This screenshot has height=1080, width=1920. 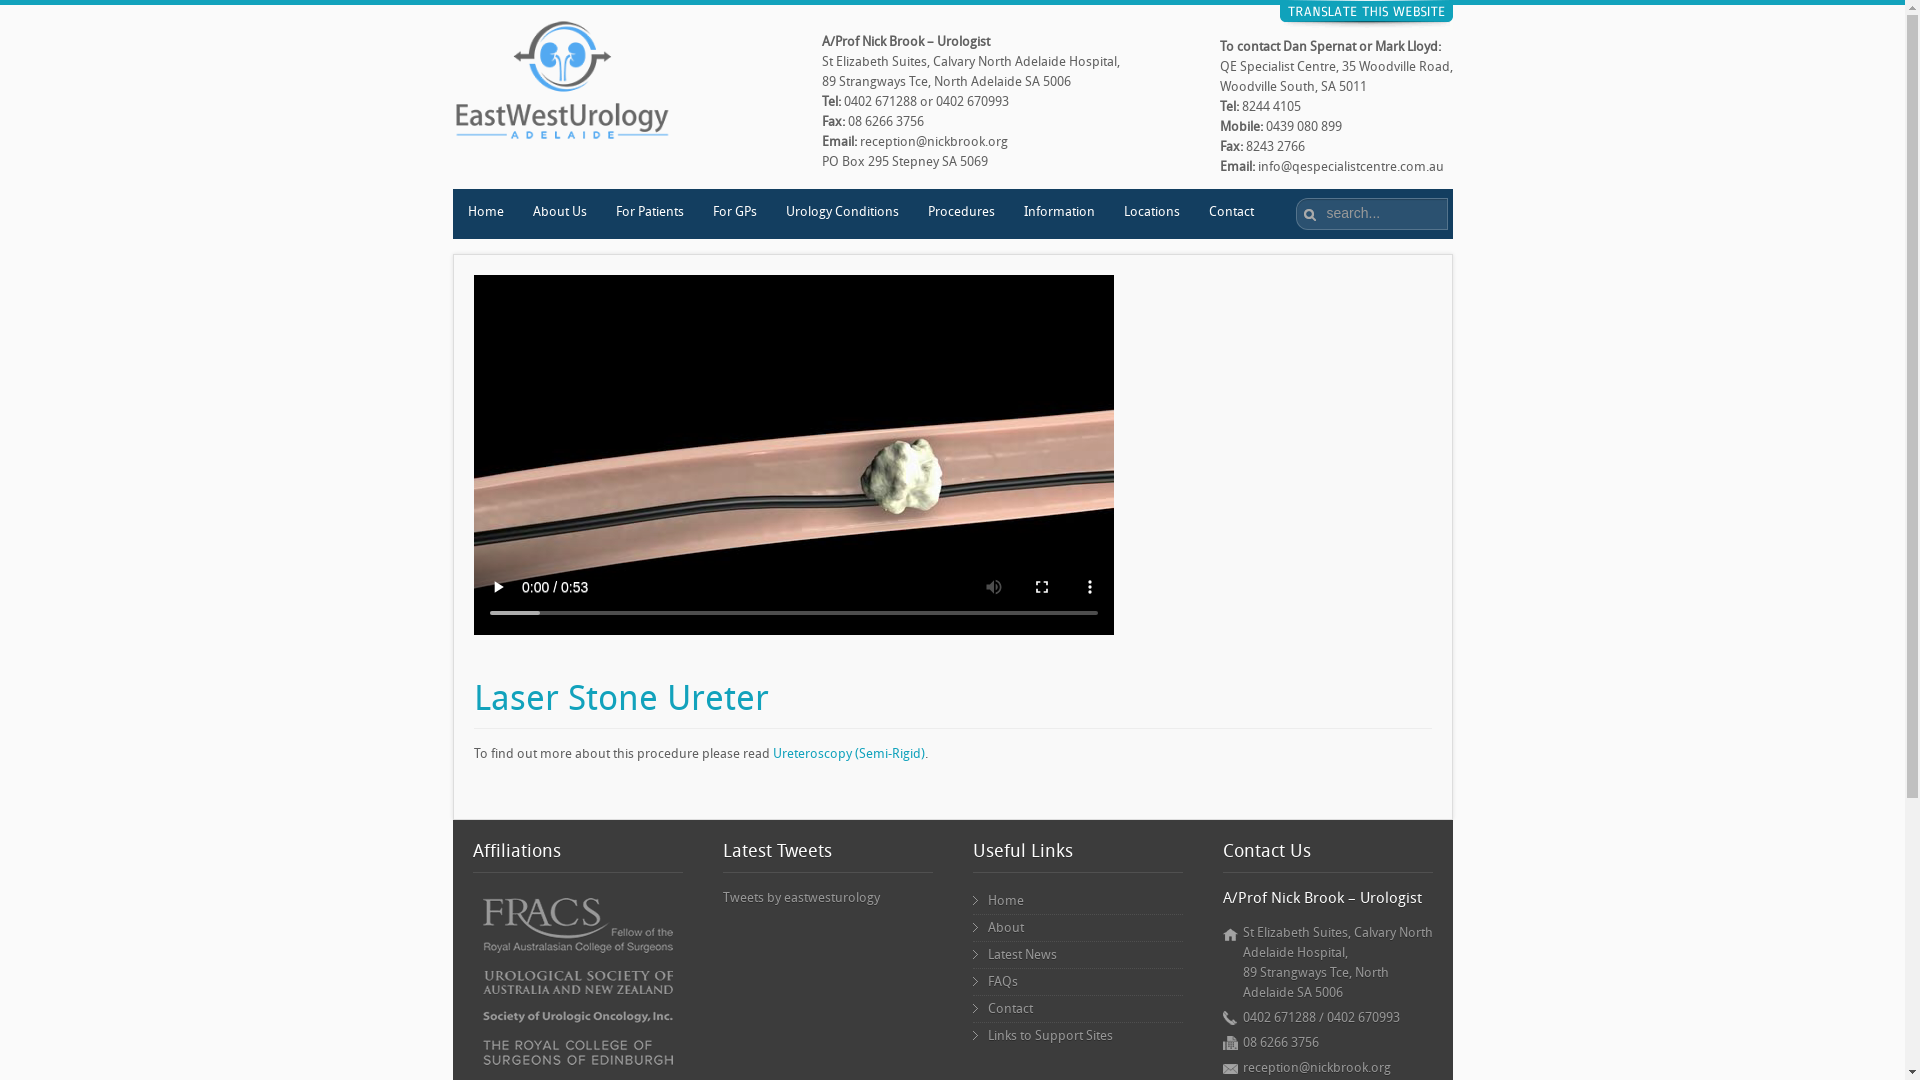 I want to click on 'For GPs', so click(x=733, y=213).